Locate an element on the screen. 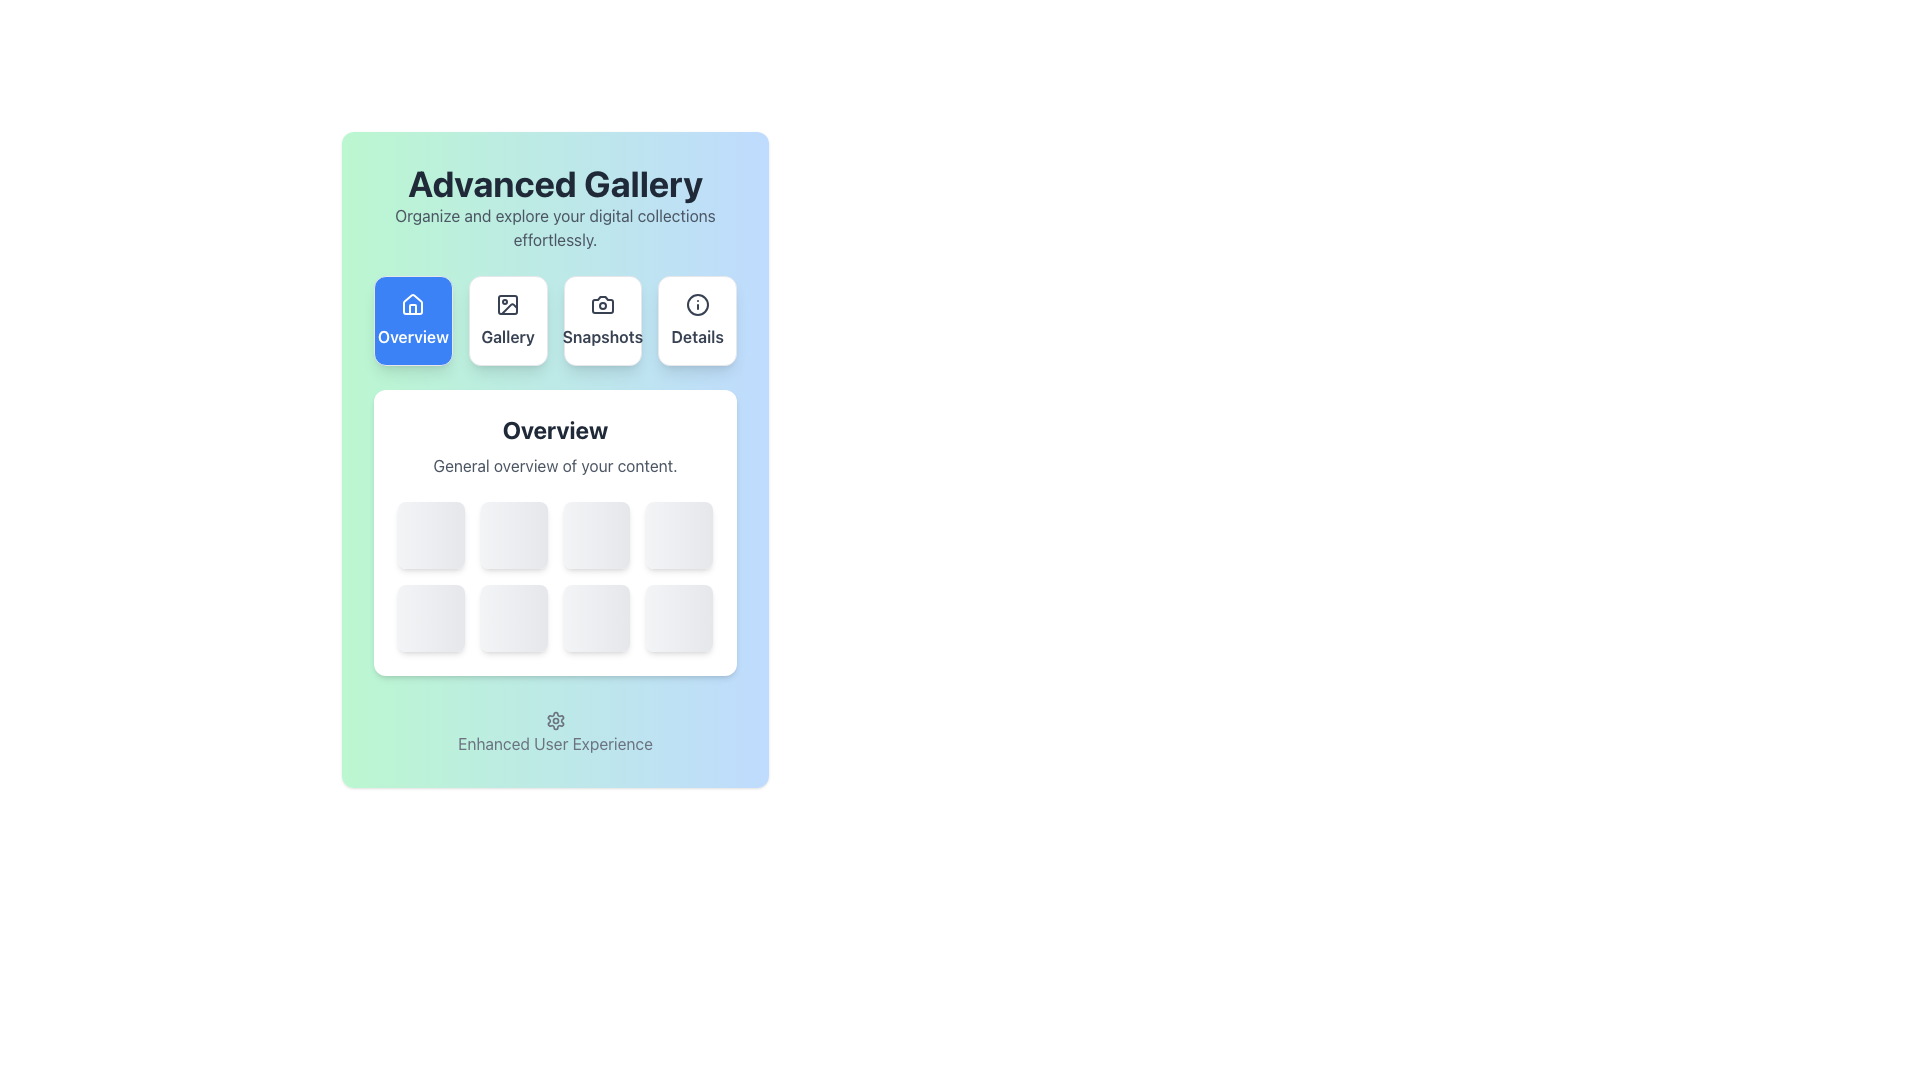  the 'Details' button, which is a rectangular button with a white background, rounded corners, and a dark gray border, containing a circular blue icon with an 'i' and the text 'Details' below it is located at coordinates (697, 319).